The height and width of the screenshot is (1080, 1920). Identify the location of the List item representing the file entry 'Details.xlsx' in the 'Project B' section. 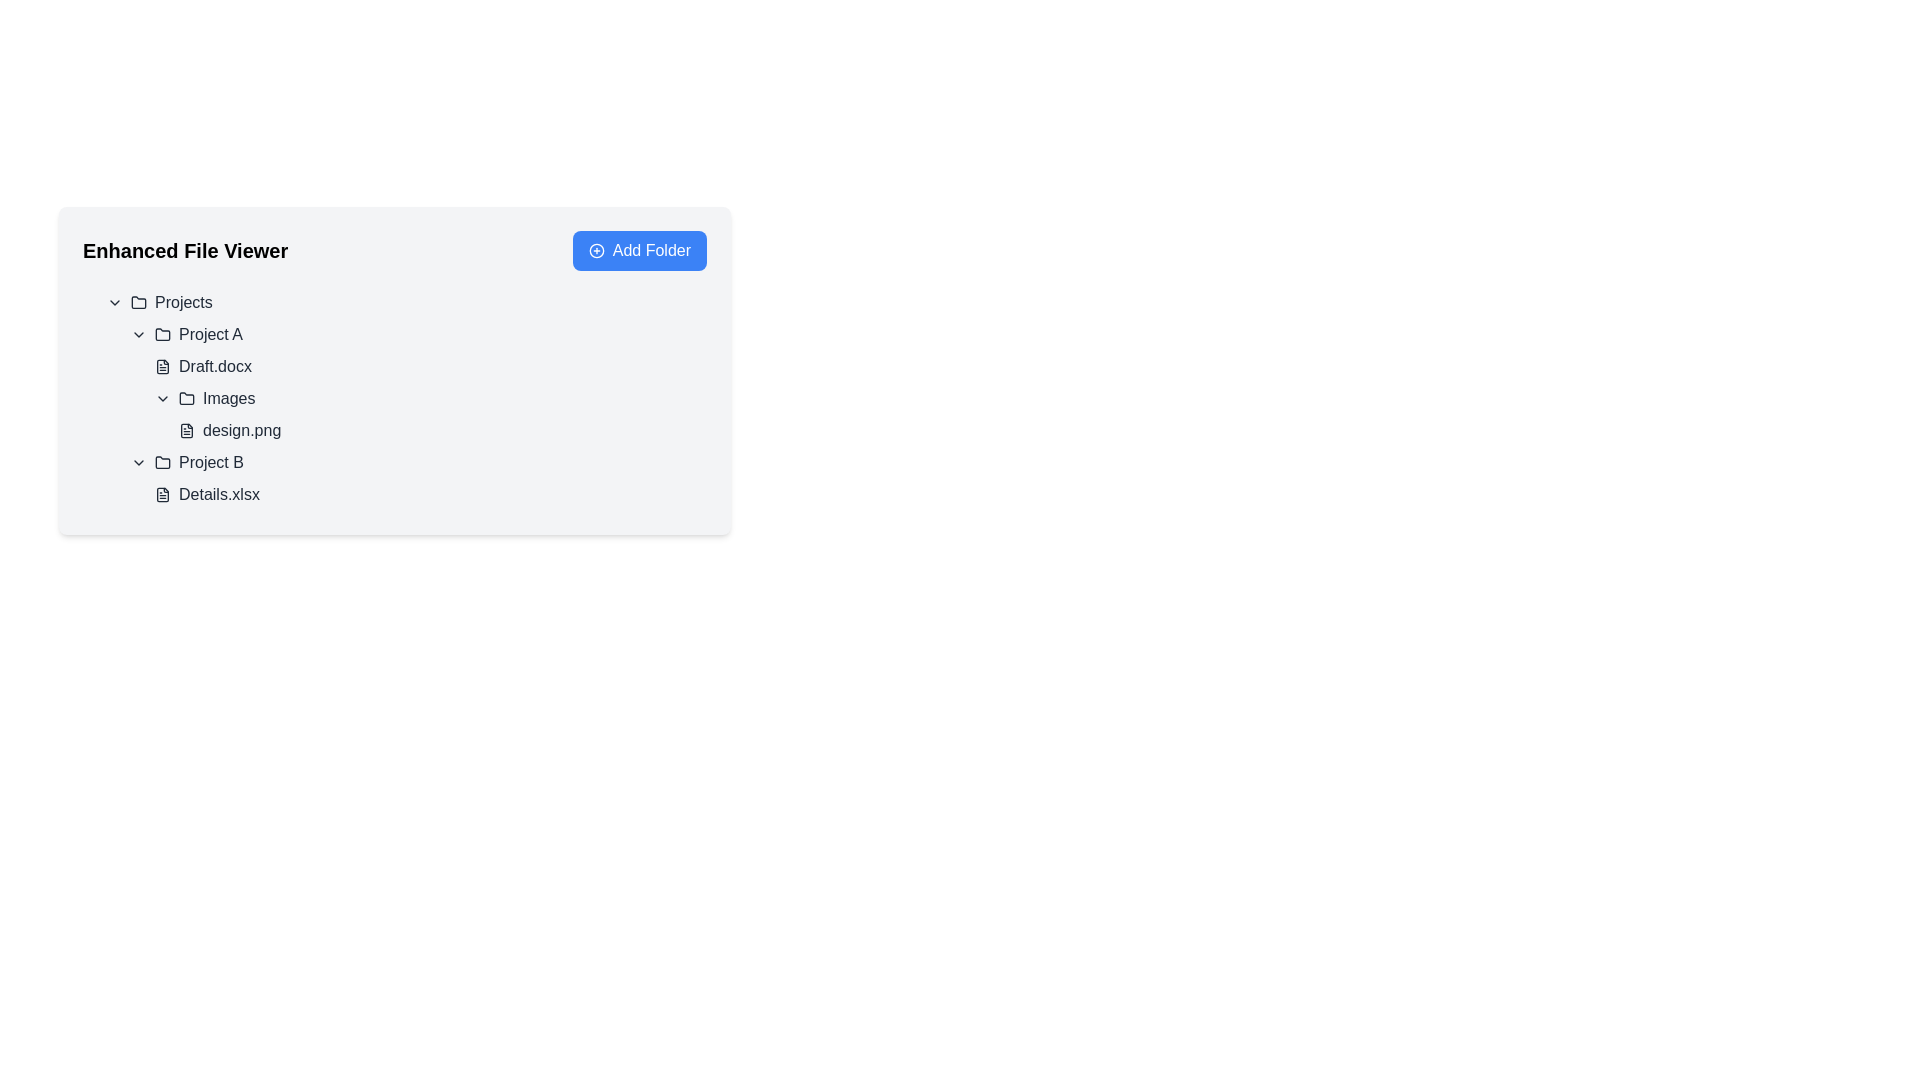
(430, 494).